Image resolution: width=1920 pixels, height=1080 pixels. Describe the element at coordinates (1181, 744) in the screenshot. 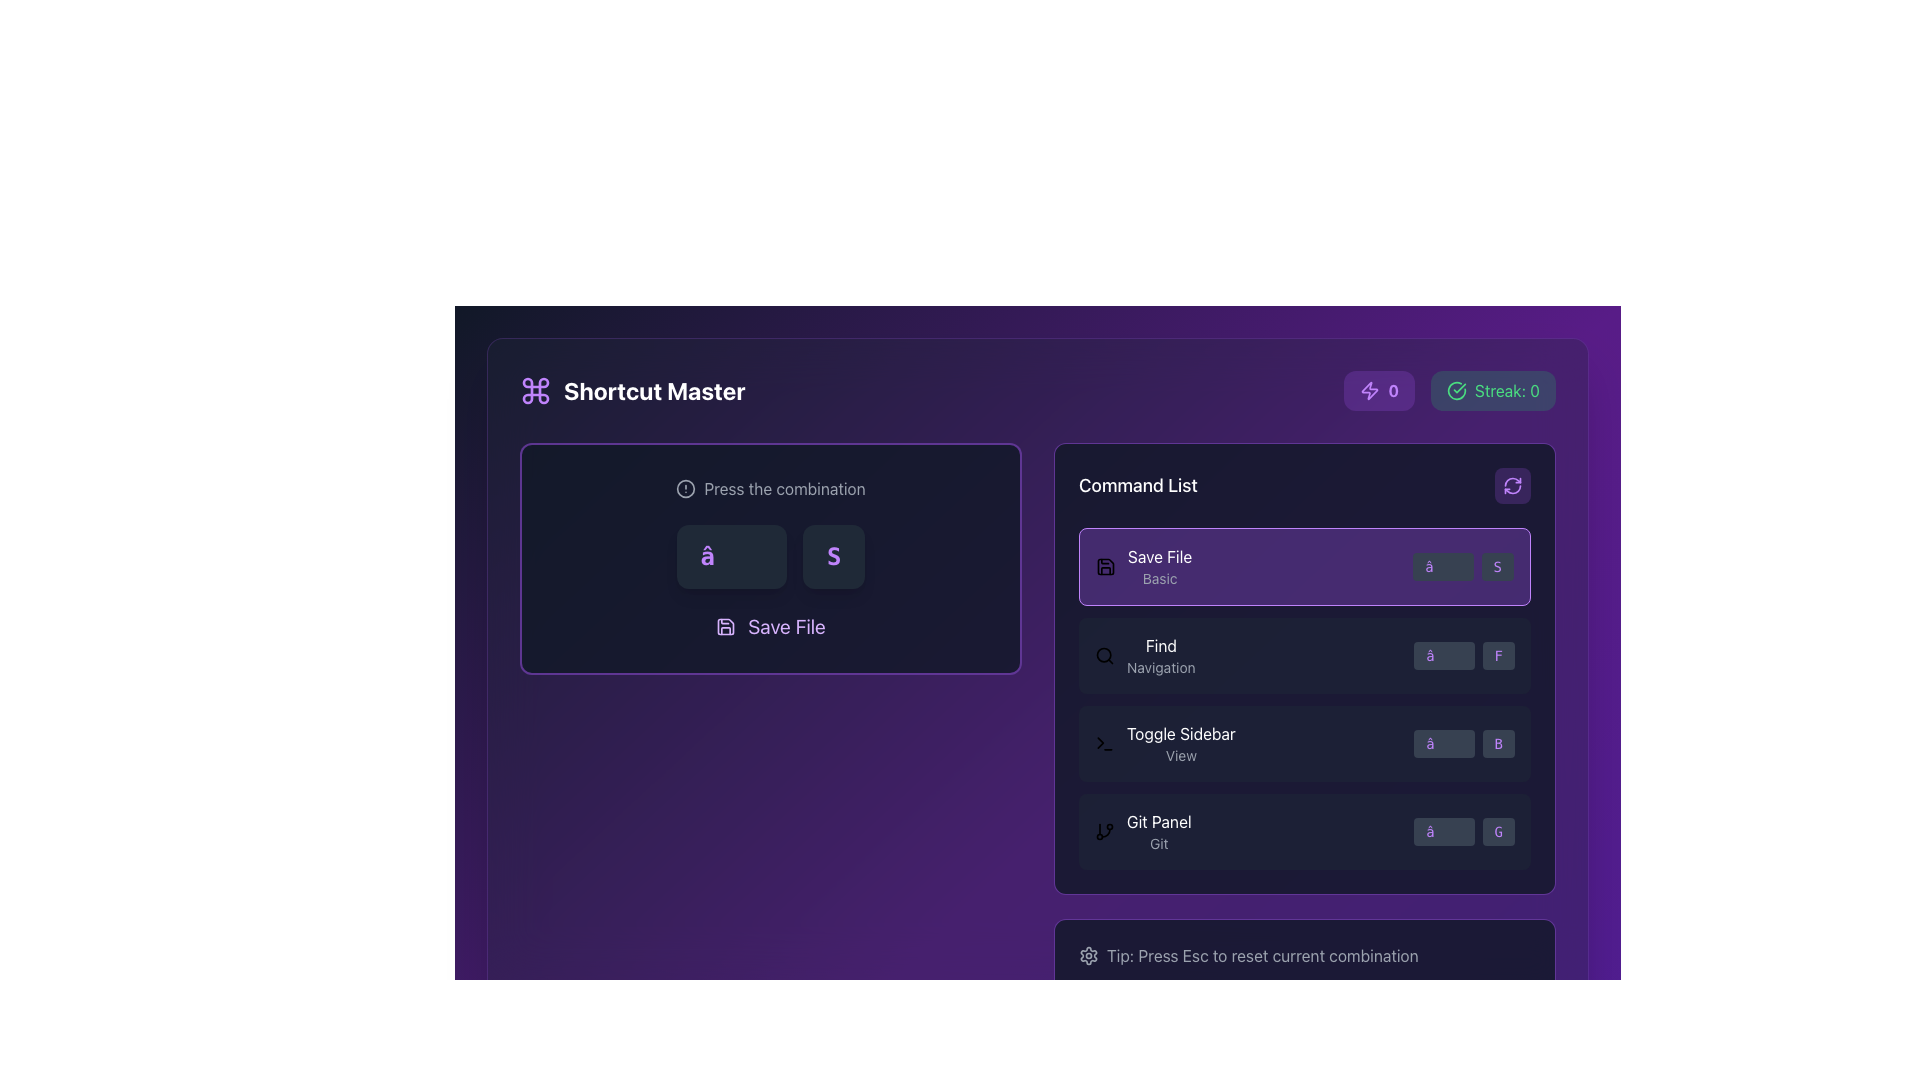

I see `the 'Toggle Sidebar' text label element, which is located in the 'Command List' section and is the third item in the list` at that location.